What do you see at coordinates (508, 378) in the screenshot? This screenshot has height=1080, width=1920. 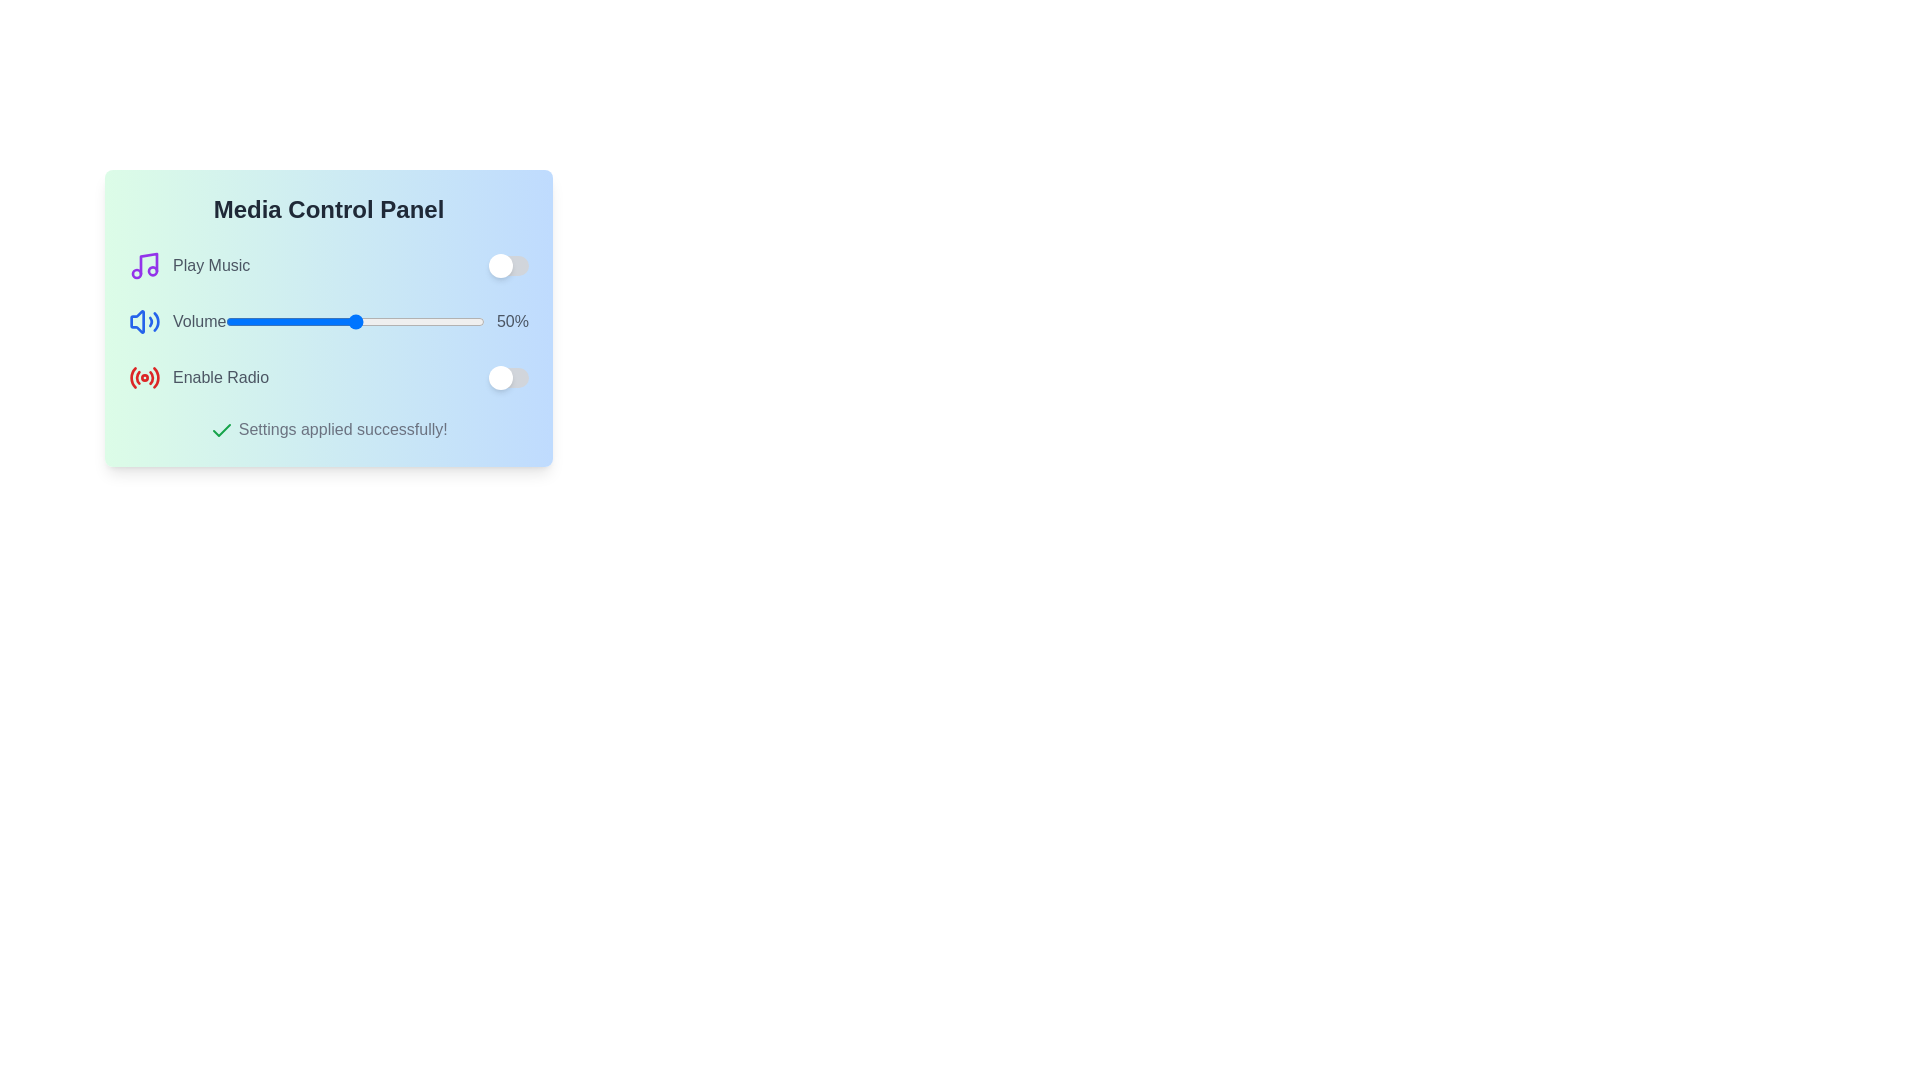 I see `the toggle switch located in the control panel interface under the 'Enable Radio' option to change its state between active and inactive` at bounding box center [508, 378].